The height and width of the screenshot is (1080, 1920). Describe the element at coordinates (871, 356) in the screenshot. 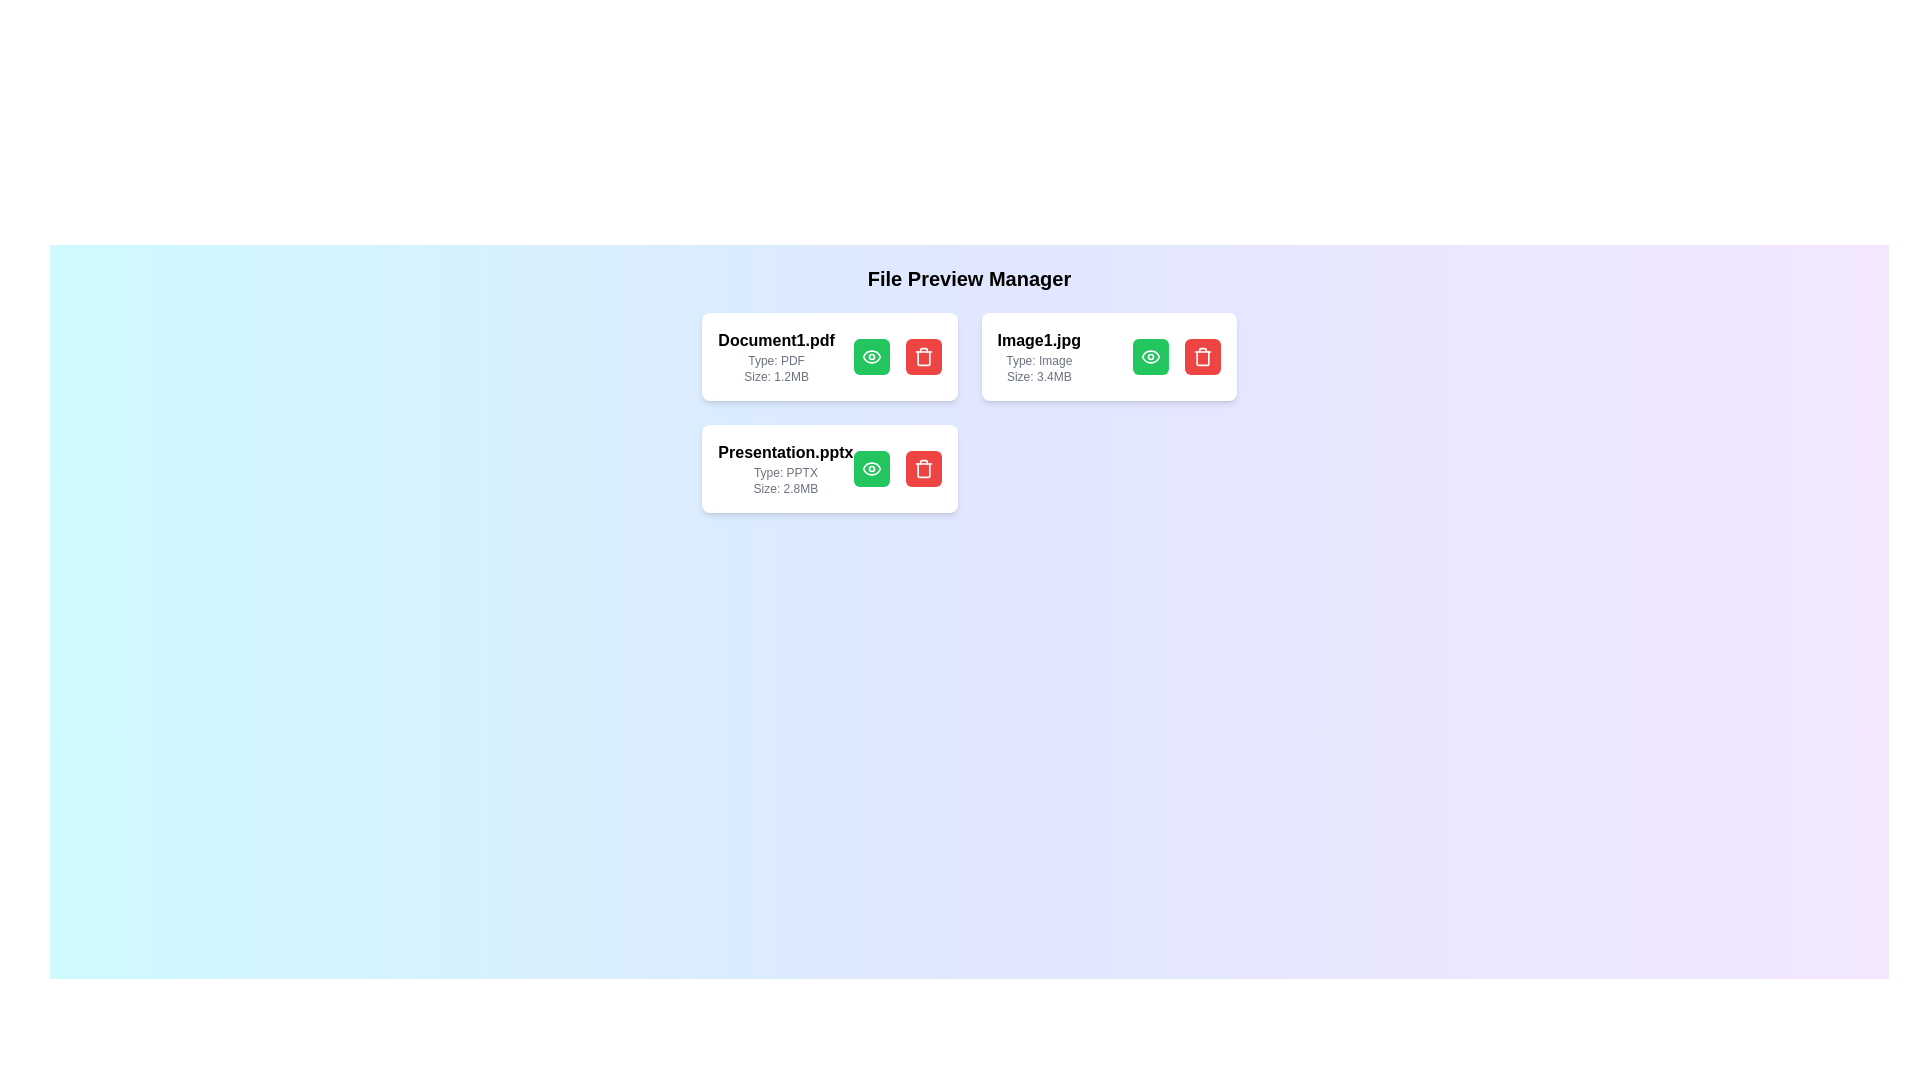

I see `the 'view' button located next to the 'Document1.pdf' file details in the top-left card of the file list` at that location.